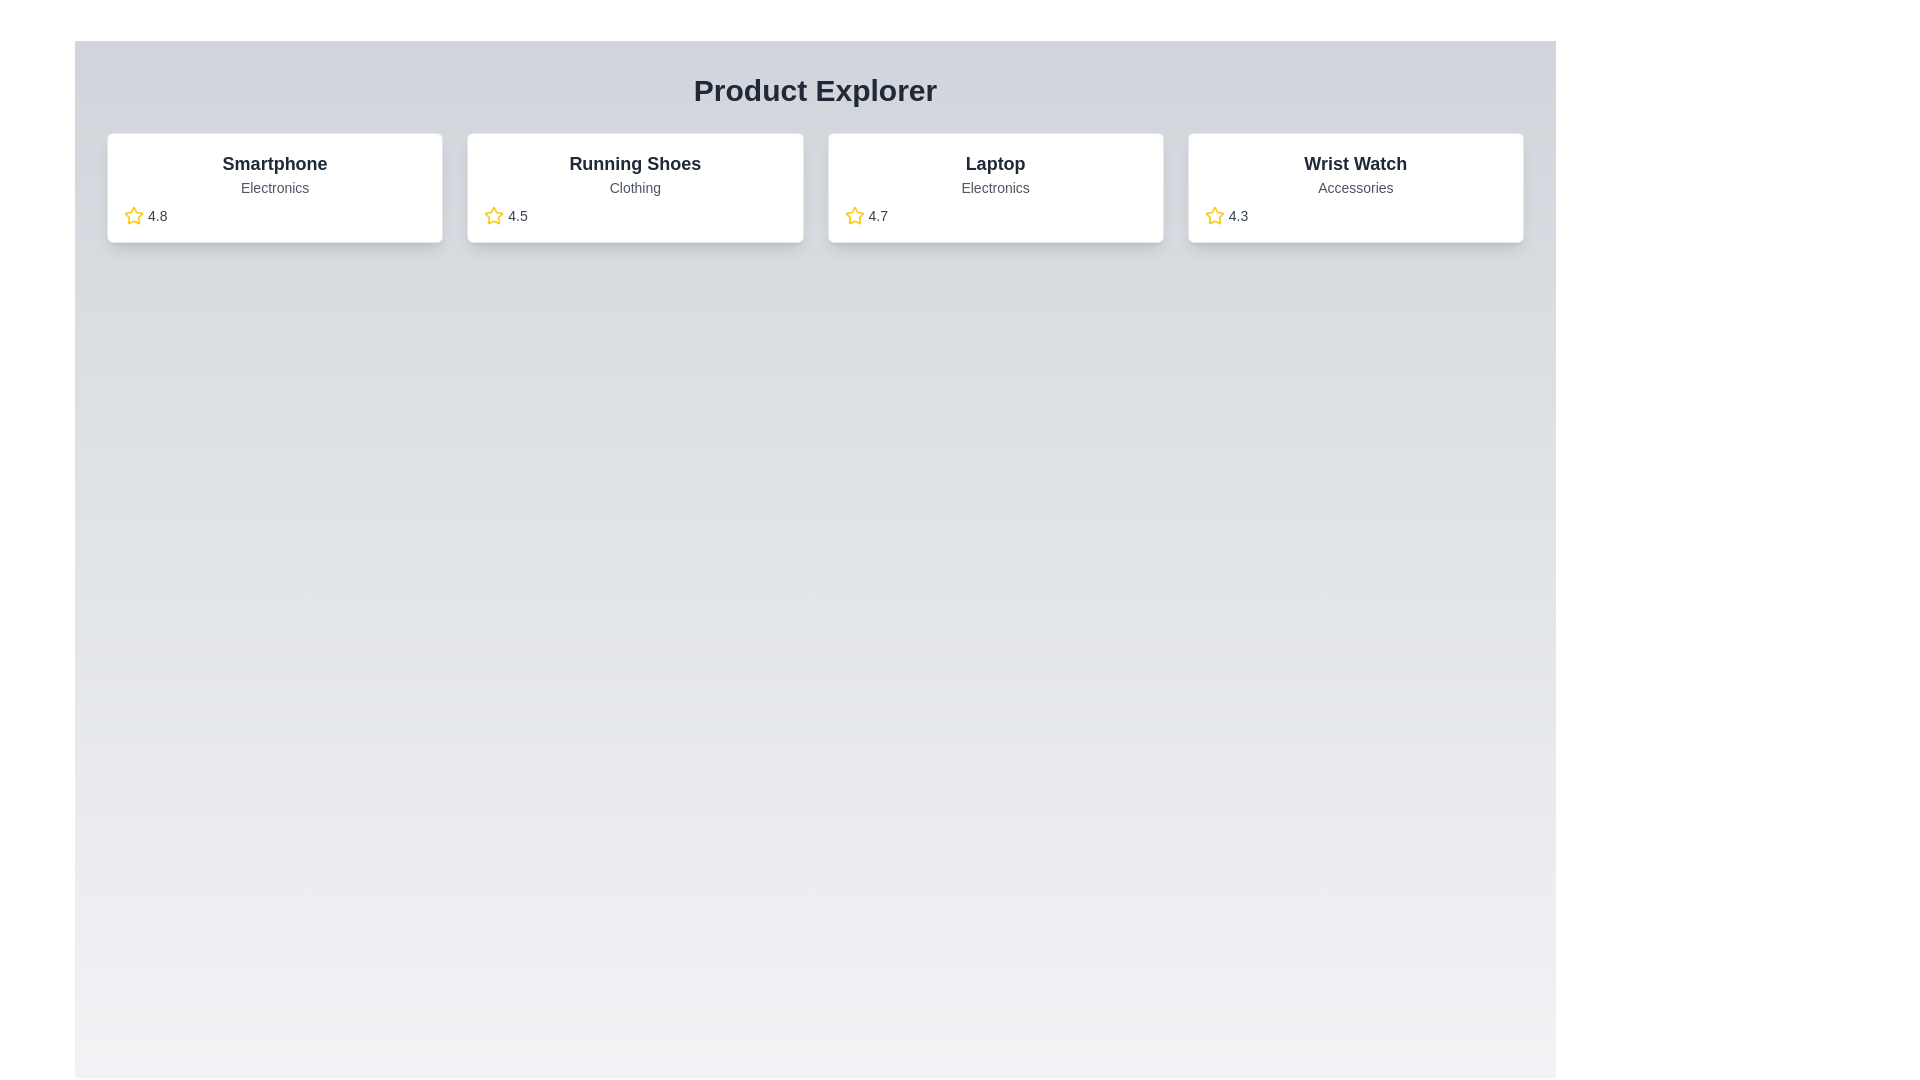 This screenshot has width=1920, height=1080. Describe the element at coordinates (494, 216) in the screenshot. I see `the first star-shaped icon with a yellow fill in the rating display for 'Running Shoes', positioned to the left of the numeric rating '4.5'` at that location.